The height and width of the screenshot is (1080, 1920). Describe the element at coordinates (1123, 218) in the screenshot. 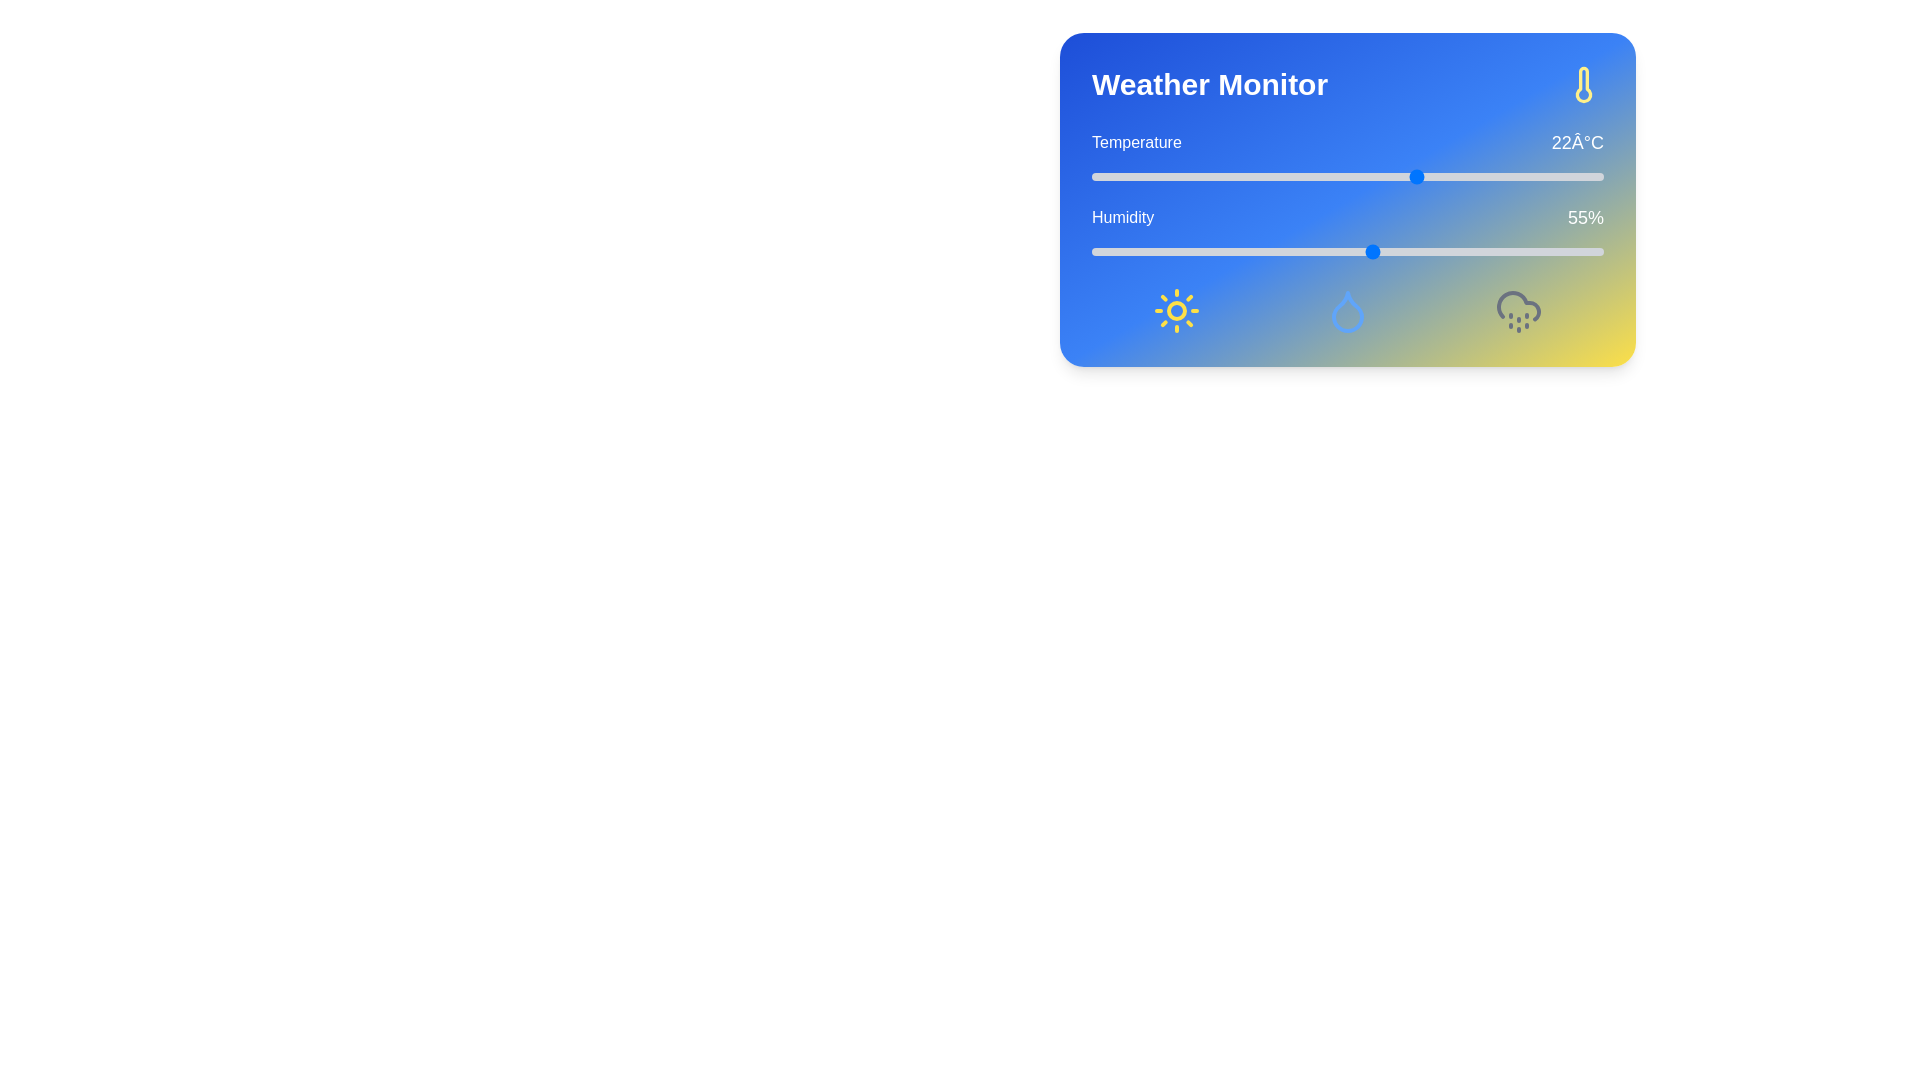

I see `the text 'Humidity' by clicking on its center` at that location.